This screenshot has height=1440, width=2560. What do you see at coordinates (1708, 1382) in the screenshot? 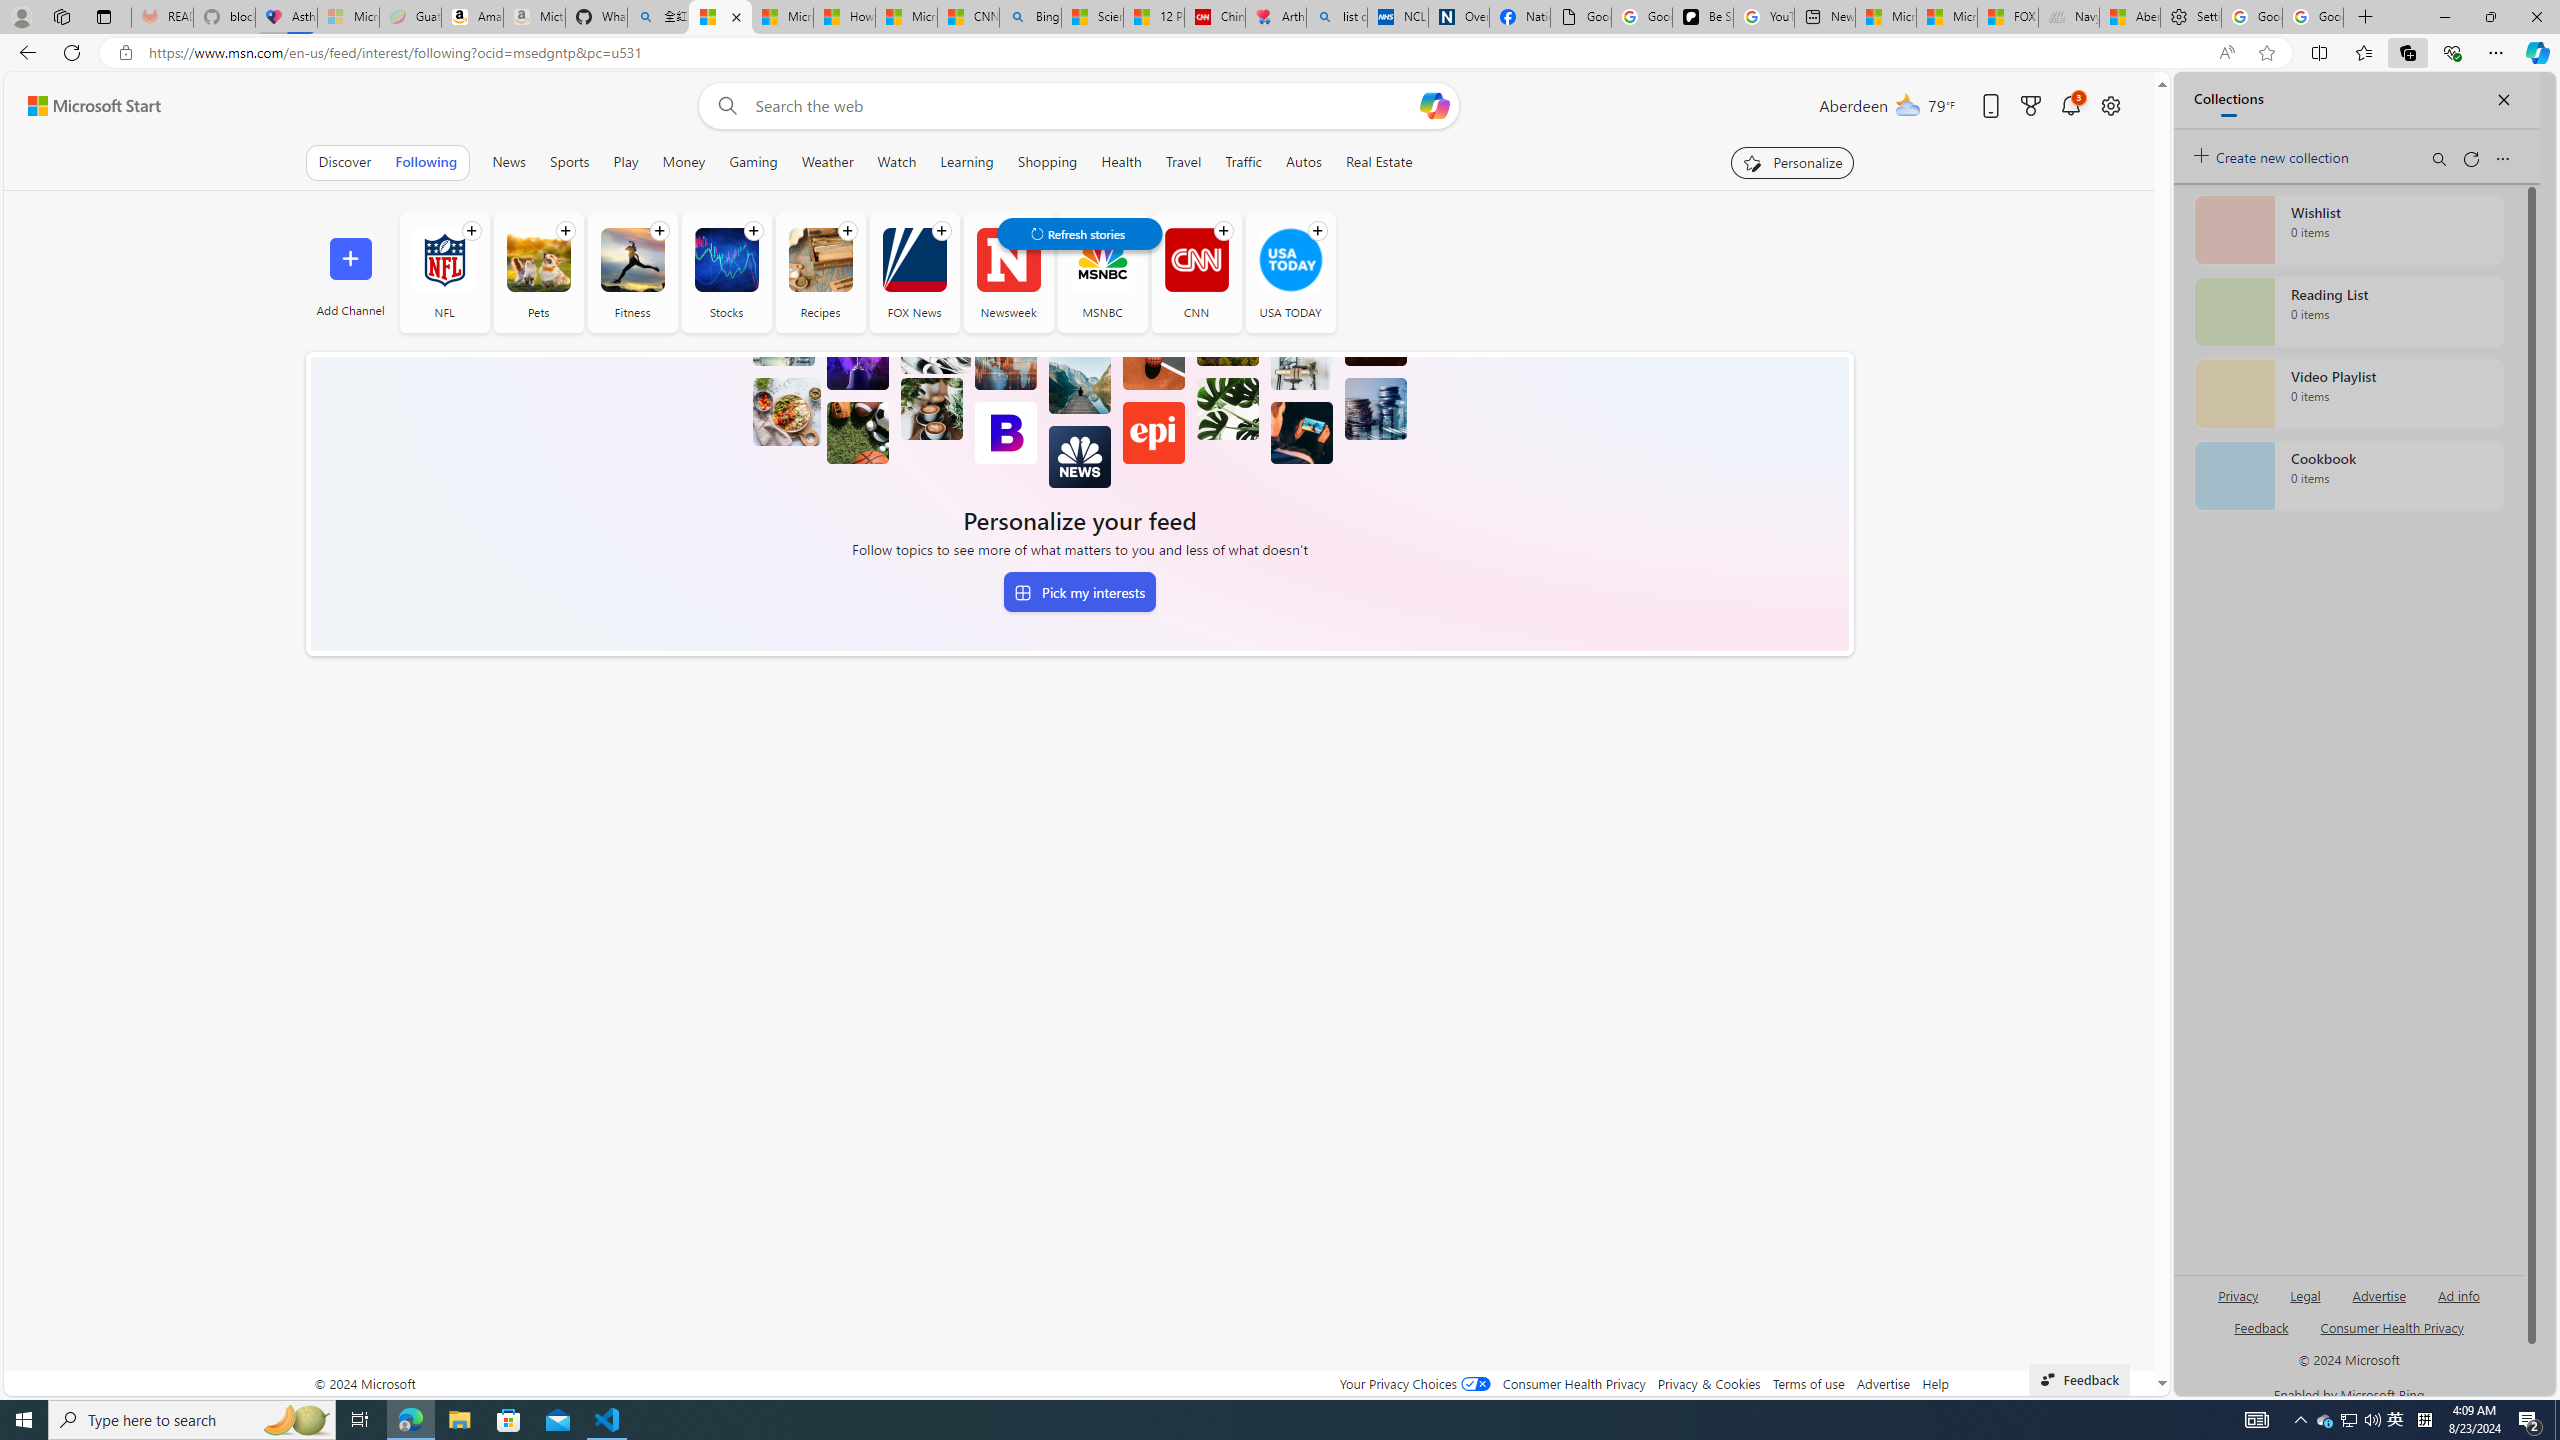
I see `'Privacy & Cookies'` at bounding box center [1708, 1382].